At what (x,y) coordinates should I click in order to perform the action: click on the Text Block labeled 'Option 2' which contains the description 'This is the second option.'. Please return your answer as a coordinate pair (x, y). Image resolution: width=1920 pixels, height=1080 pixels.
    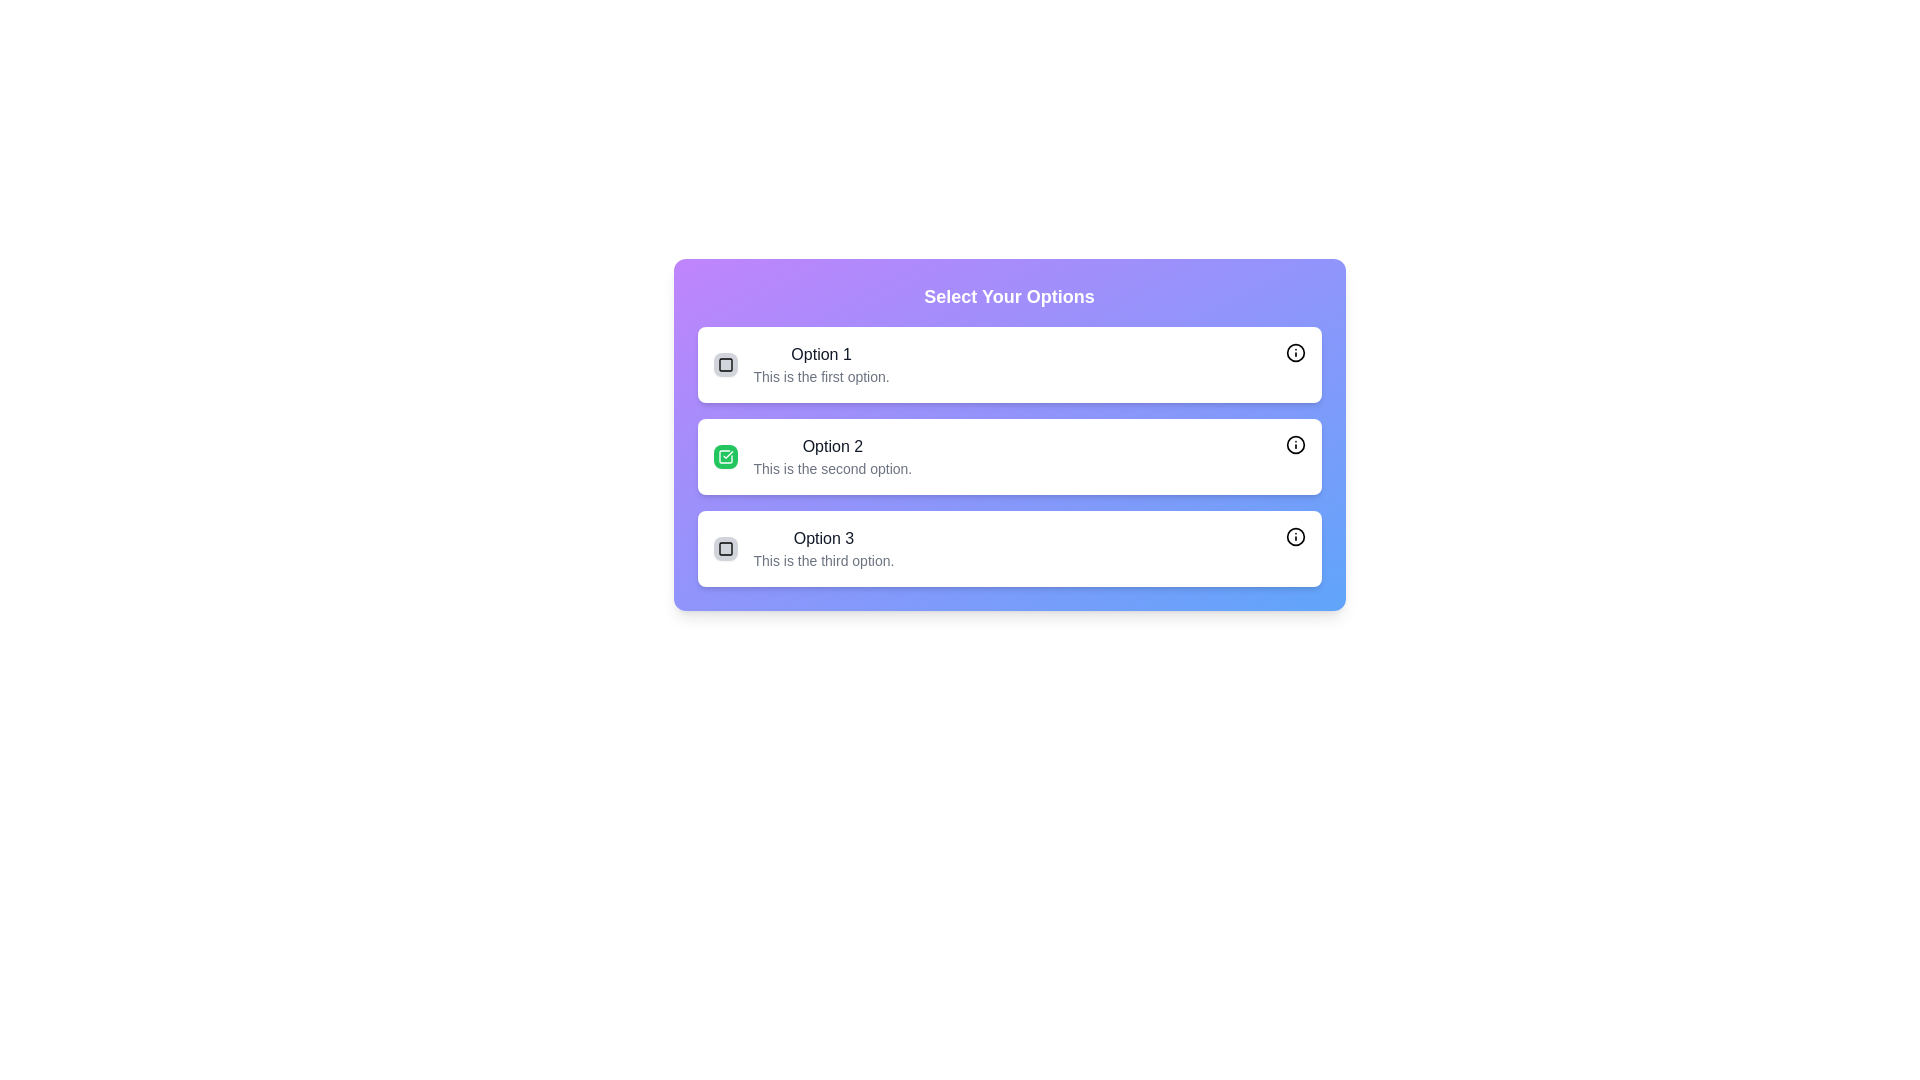
    Looking at the image, I should click on (832, 456).